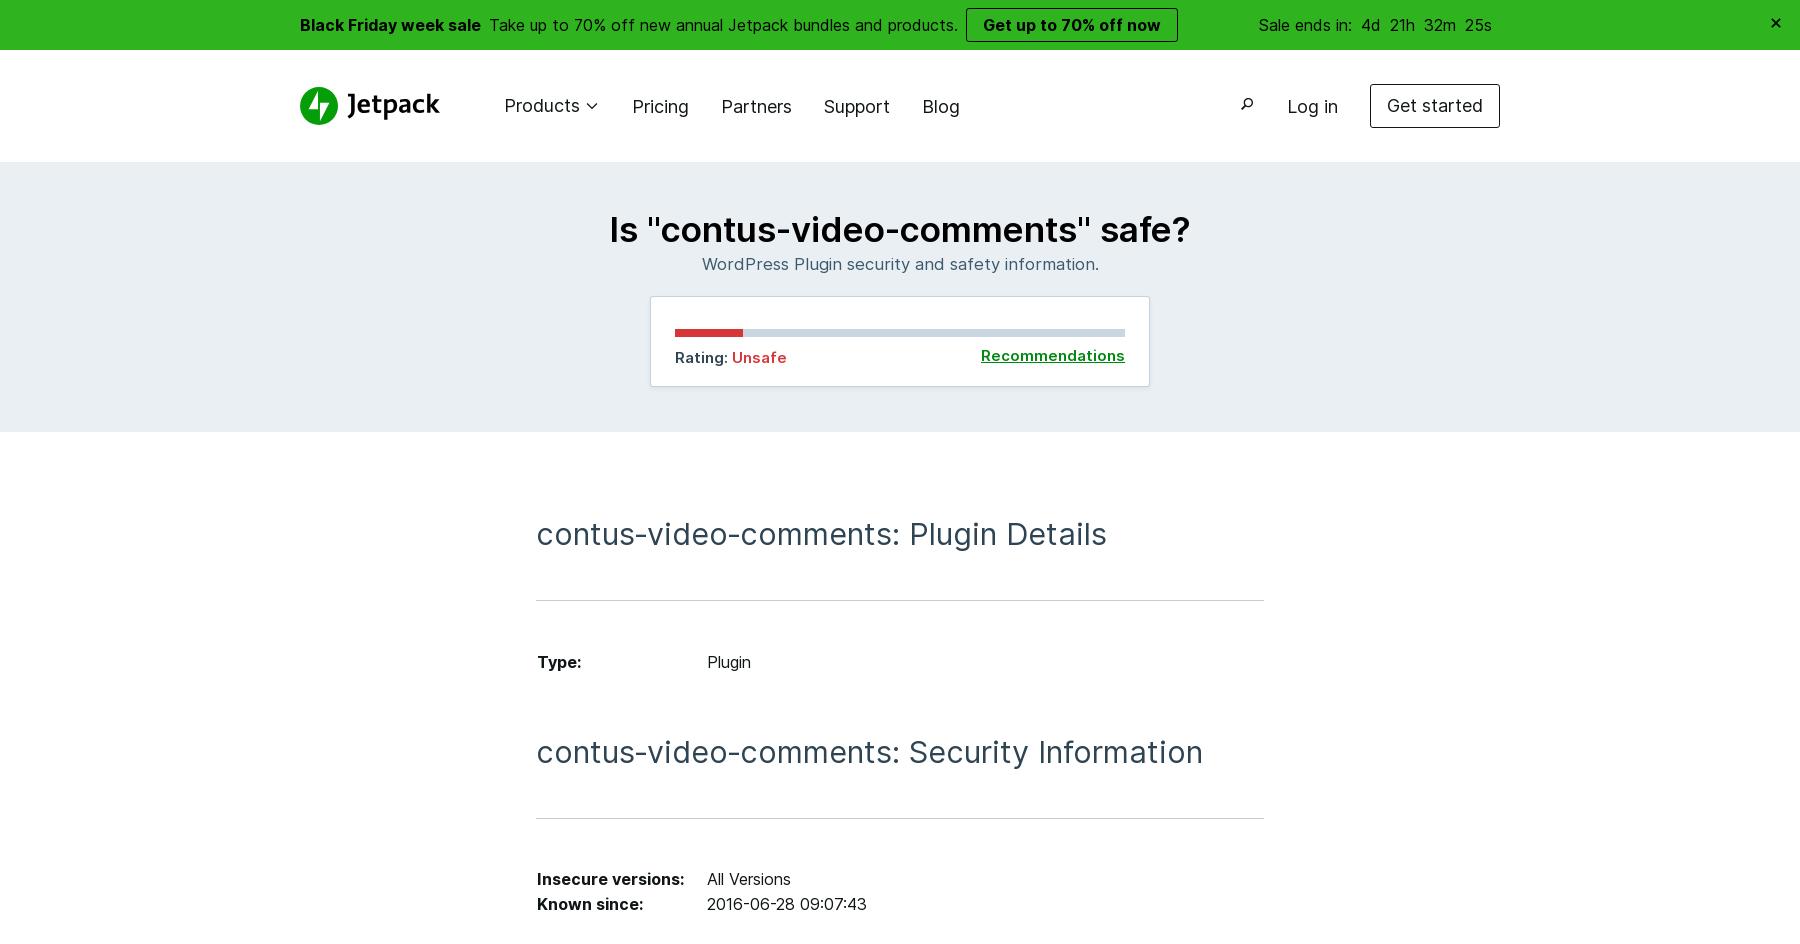  Describe the element at coordinates (758, 356) in the screenshot. I see `'Unsafe'` at that location.